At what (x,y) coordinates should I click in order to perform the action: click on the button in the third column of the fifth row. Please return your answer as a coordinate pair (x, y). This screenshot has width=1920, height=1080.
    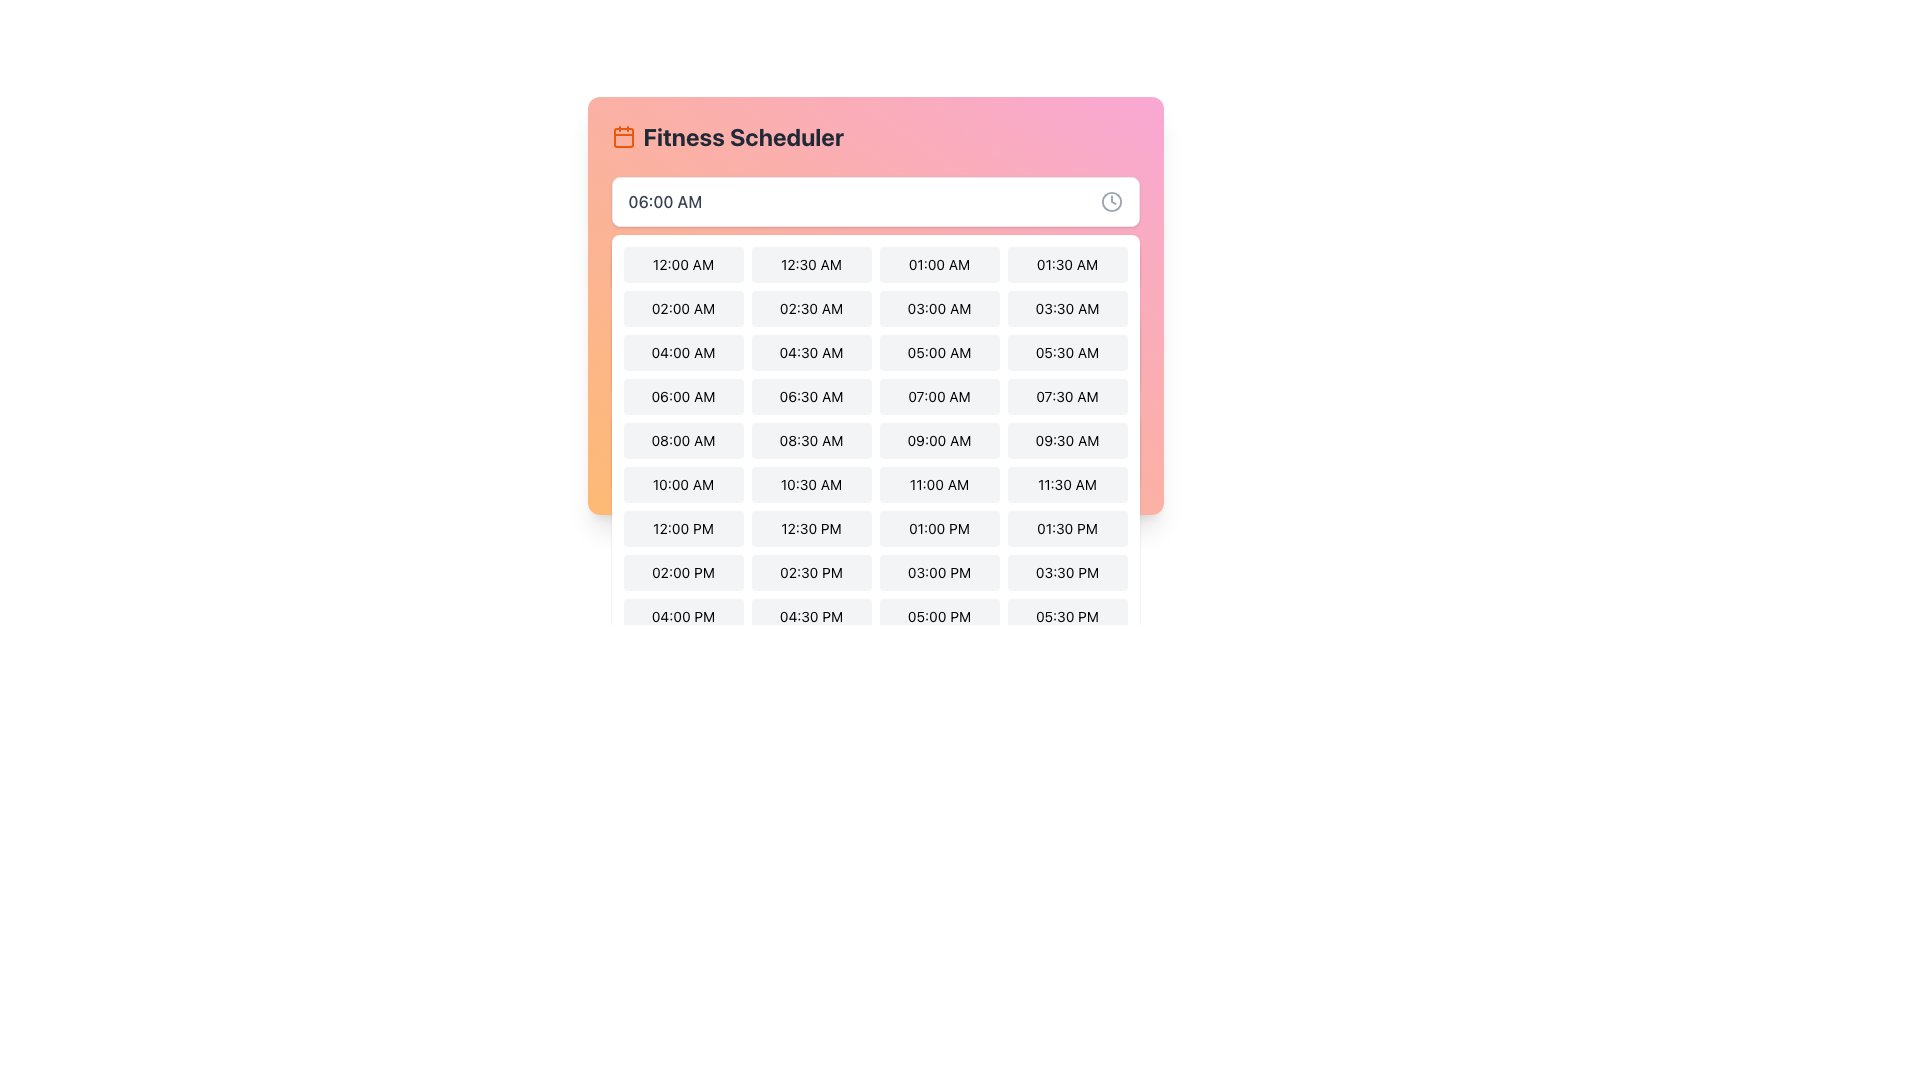
    Looking at the image, I should click on (683, 439).